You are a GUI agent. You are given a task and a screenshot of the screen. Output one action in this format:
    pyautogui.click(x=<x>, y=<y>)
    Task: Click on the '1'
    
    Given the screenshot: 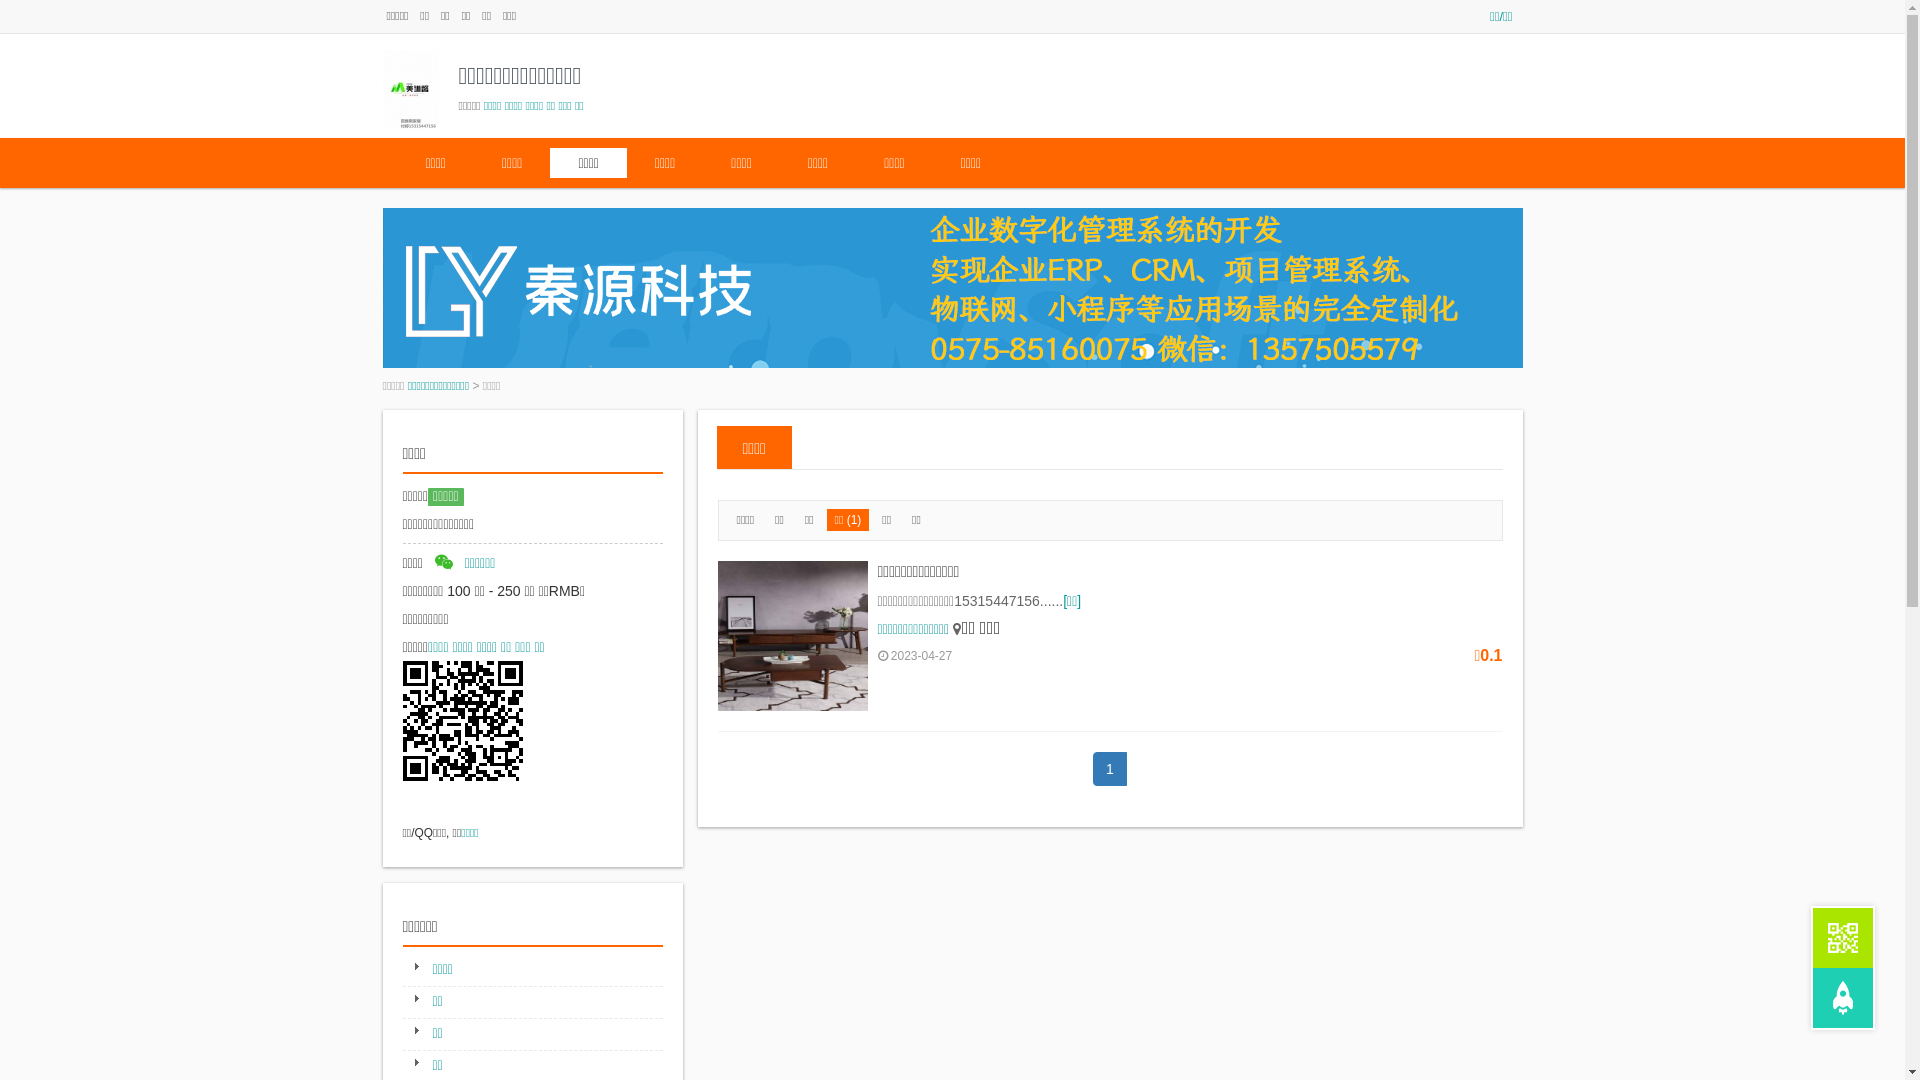 What is the action you would take?
    pyautogui.click(x=1108, y=767)
    